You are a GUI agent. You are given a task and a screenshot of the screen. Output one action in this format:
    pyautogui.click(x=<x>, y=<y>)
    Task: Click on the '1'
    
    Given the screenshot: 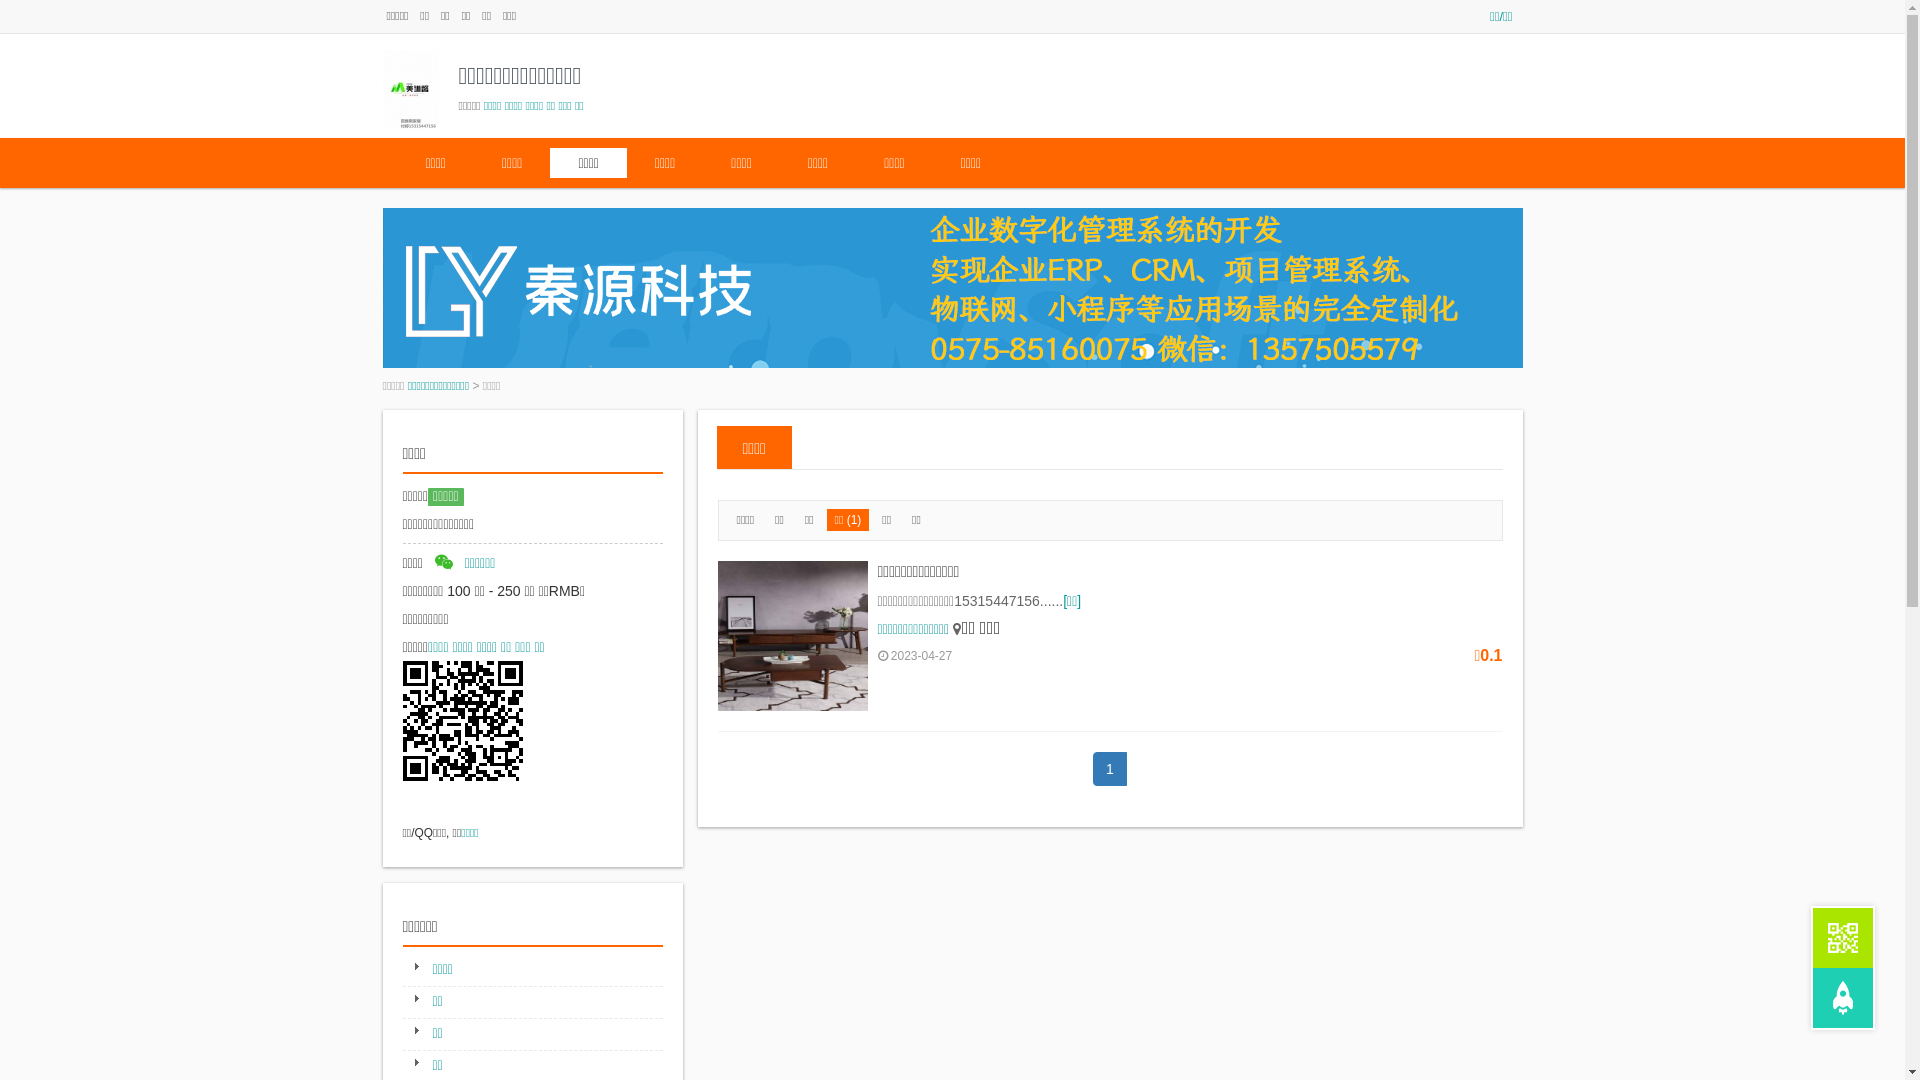 What is the action you would take?
    pyautogui.click(x=1108, y=767)
    